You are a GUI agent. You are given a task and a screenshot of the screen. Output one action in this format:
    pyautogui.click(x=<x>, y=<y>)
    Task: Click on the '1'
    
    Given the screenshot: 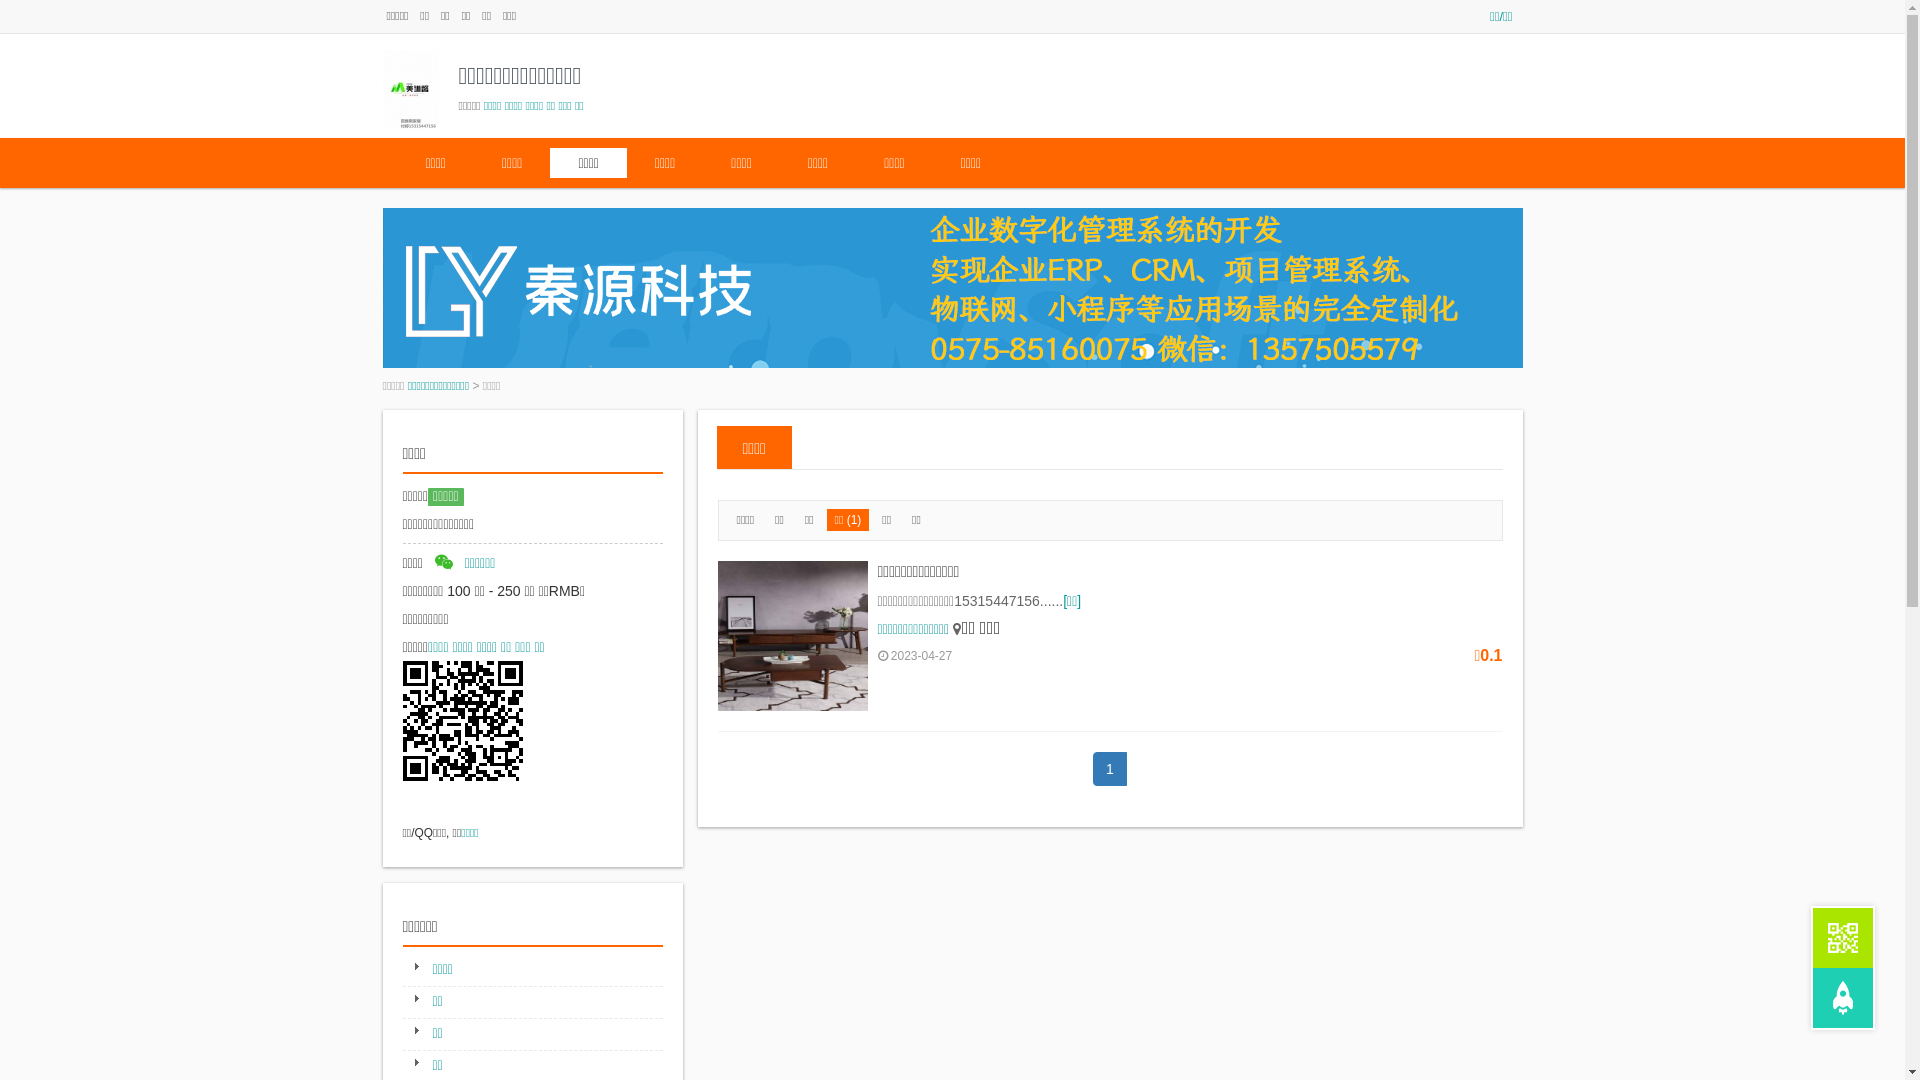 What is the action you would take?
    pyautogui.click(x=1108, y=767)
    